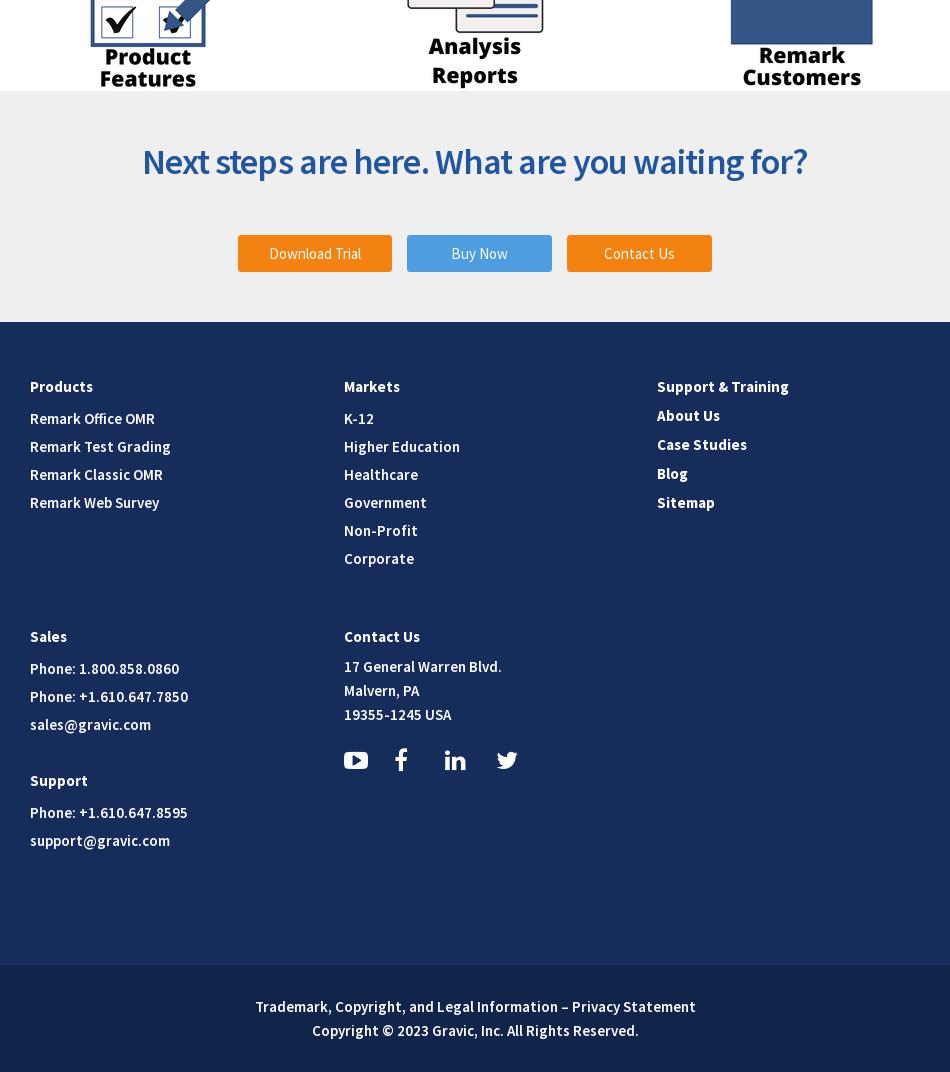 Image resolution: width=950 pixels, height=1072 pixels. Describe the element at coordinates (94, 501) in the screenshot. I see `'Remark Web Survey'` at that location.